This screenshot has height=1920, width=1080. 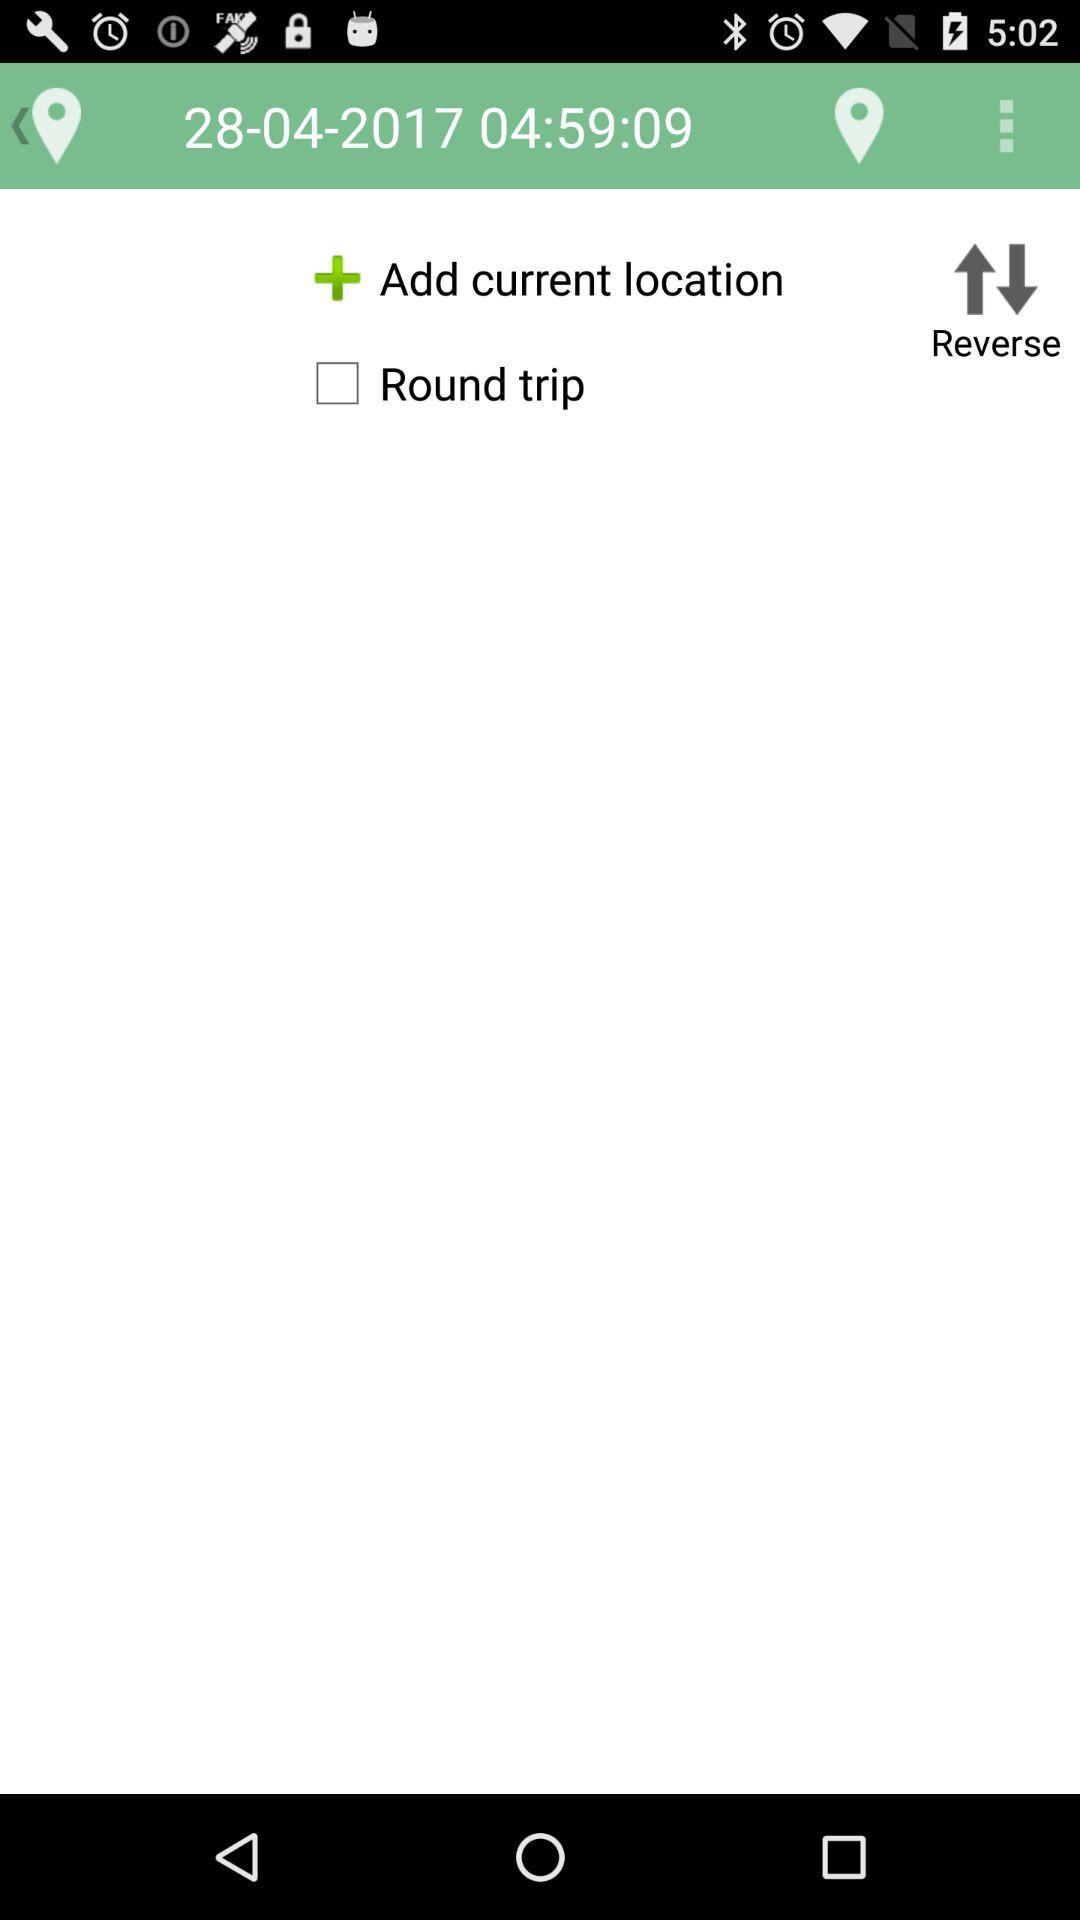 What do you see at coordinates (540, 277) in the screenshot?
I see `the add current location` at bounding box center [540, 277].